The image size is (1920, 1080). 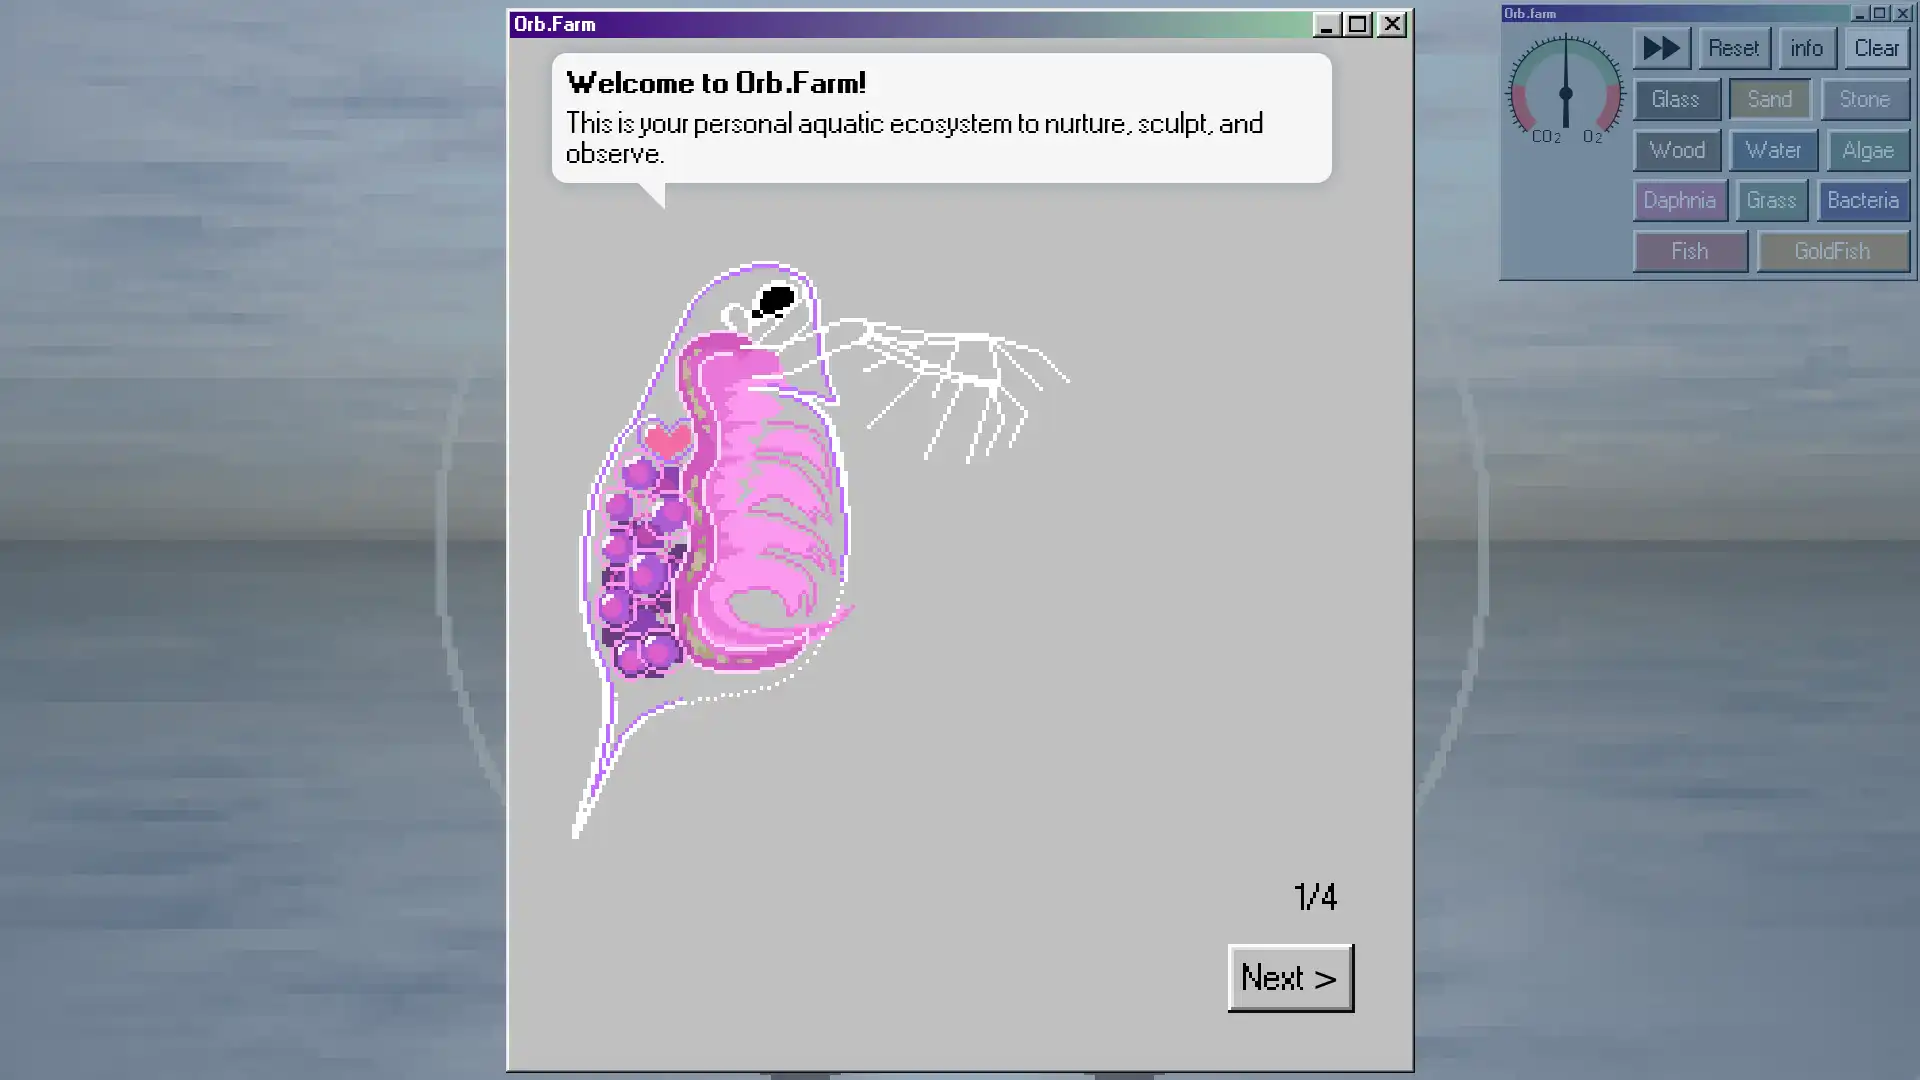 What do you see at coordinates (964, 25) in the screenshot?
I see `info` at bounding box center [964, 25].